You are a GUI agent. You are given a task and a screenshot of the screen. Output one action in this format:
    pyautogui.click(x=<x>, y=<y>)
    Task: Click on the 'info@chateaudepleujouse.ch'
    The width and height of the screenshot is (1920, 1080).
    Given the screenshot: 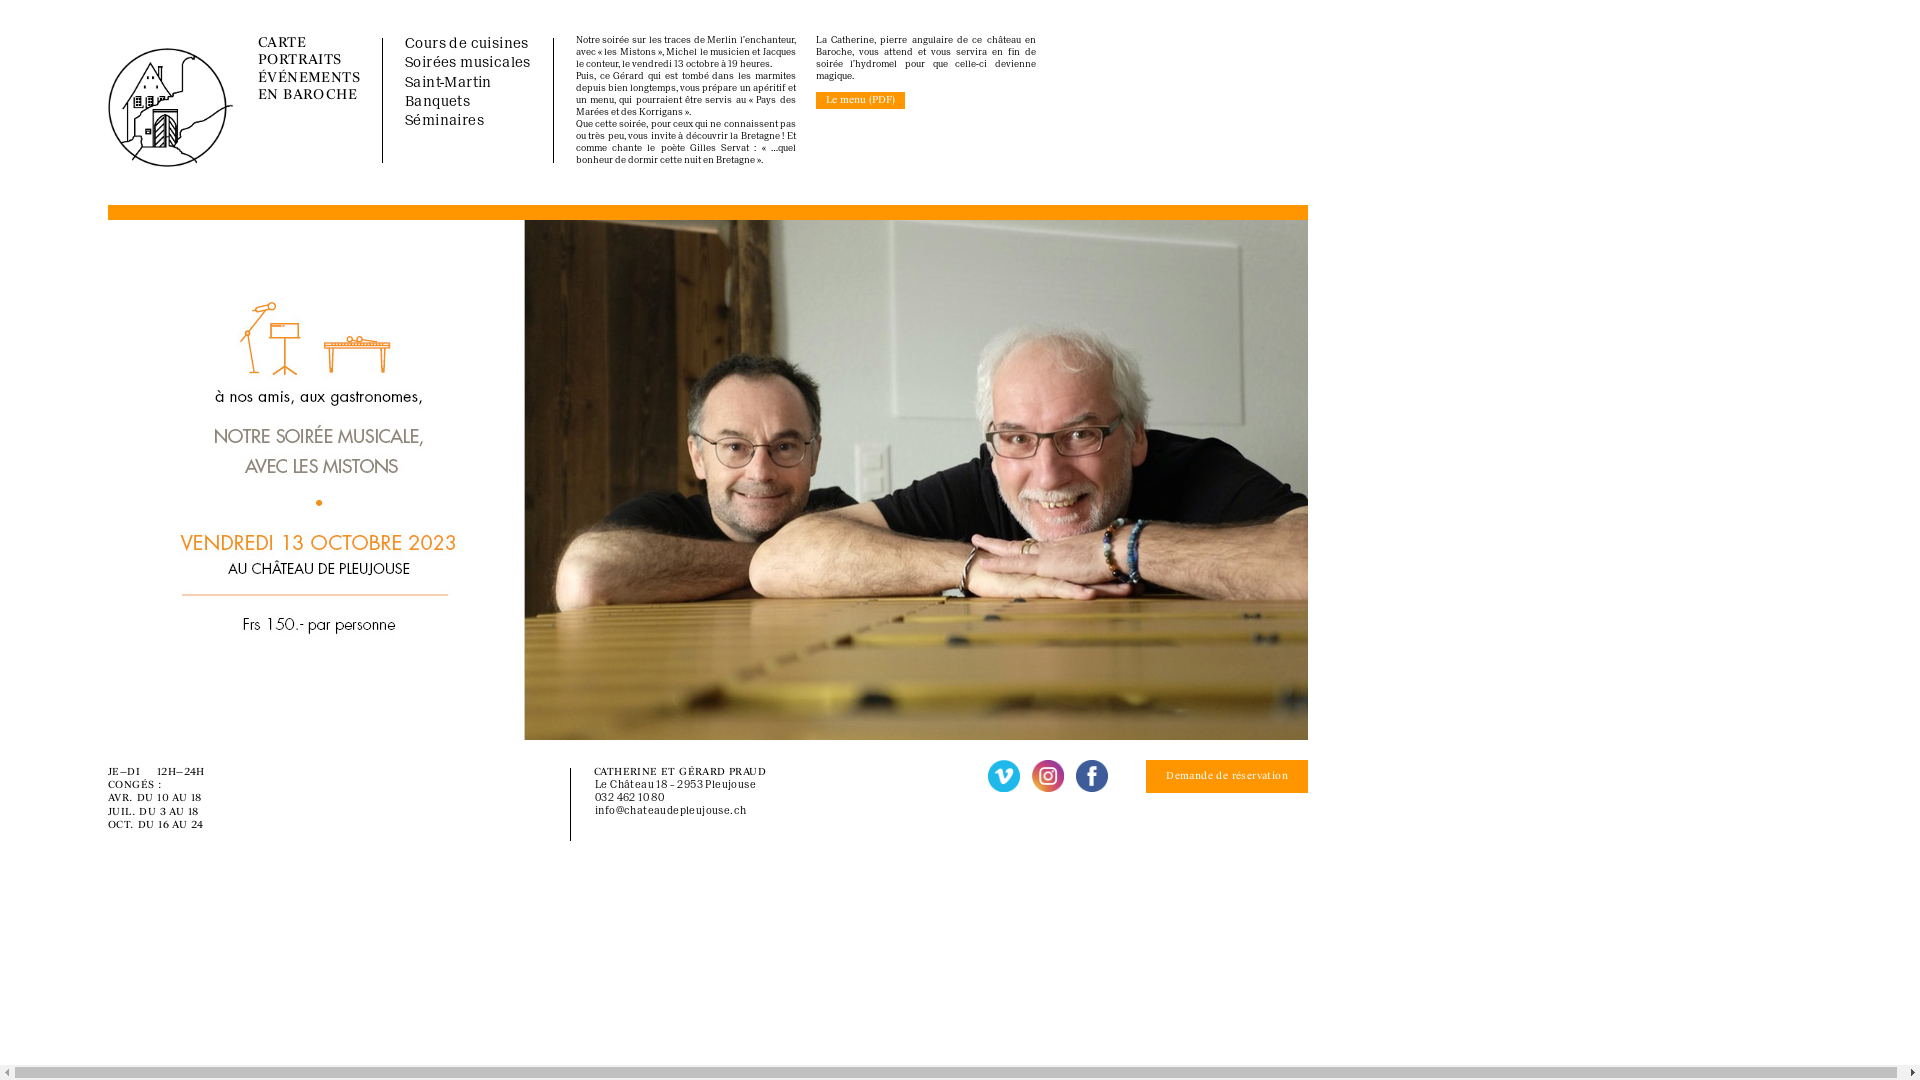 What is the action you would take?
    pyautogui.click(x=670, y=811)
    